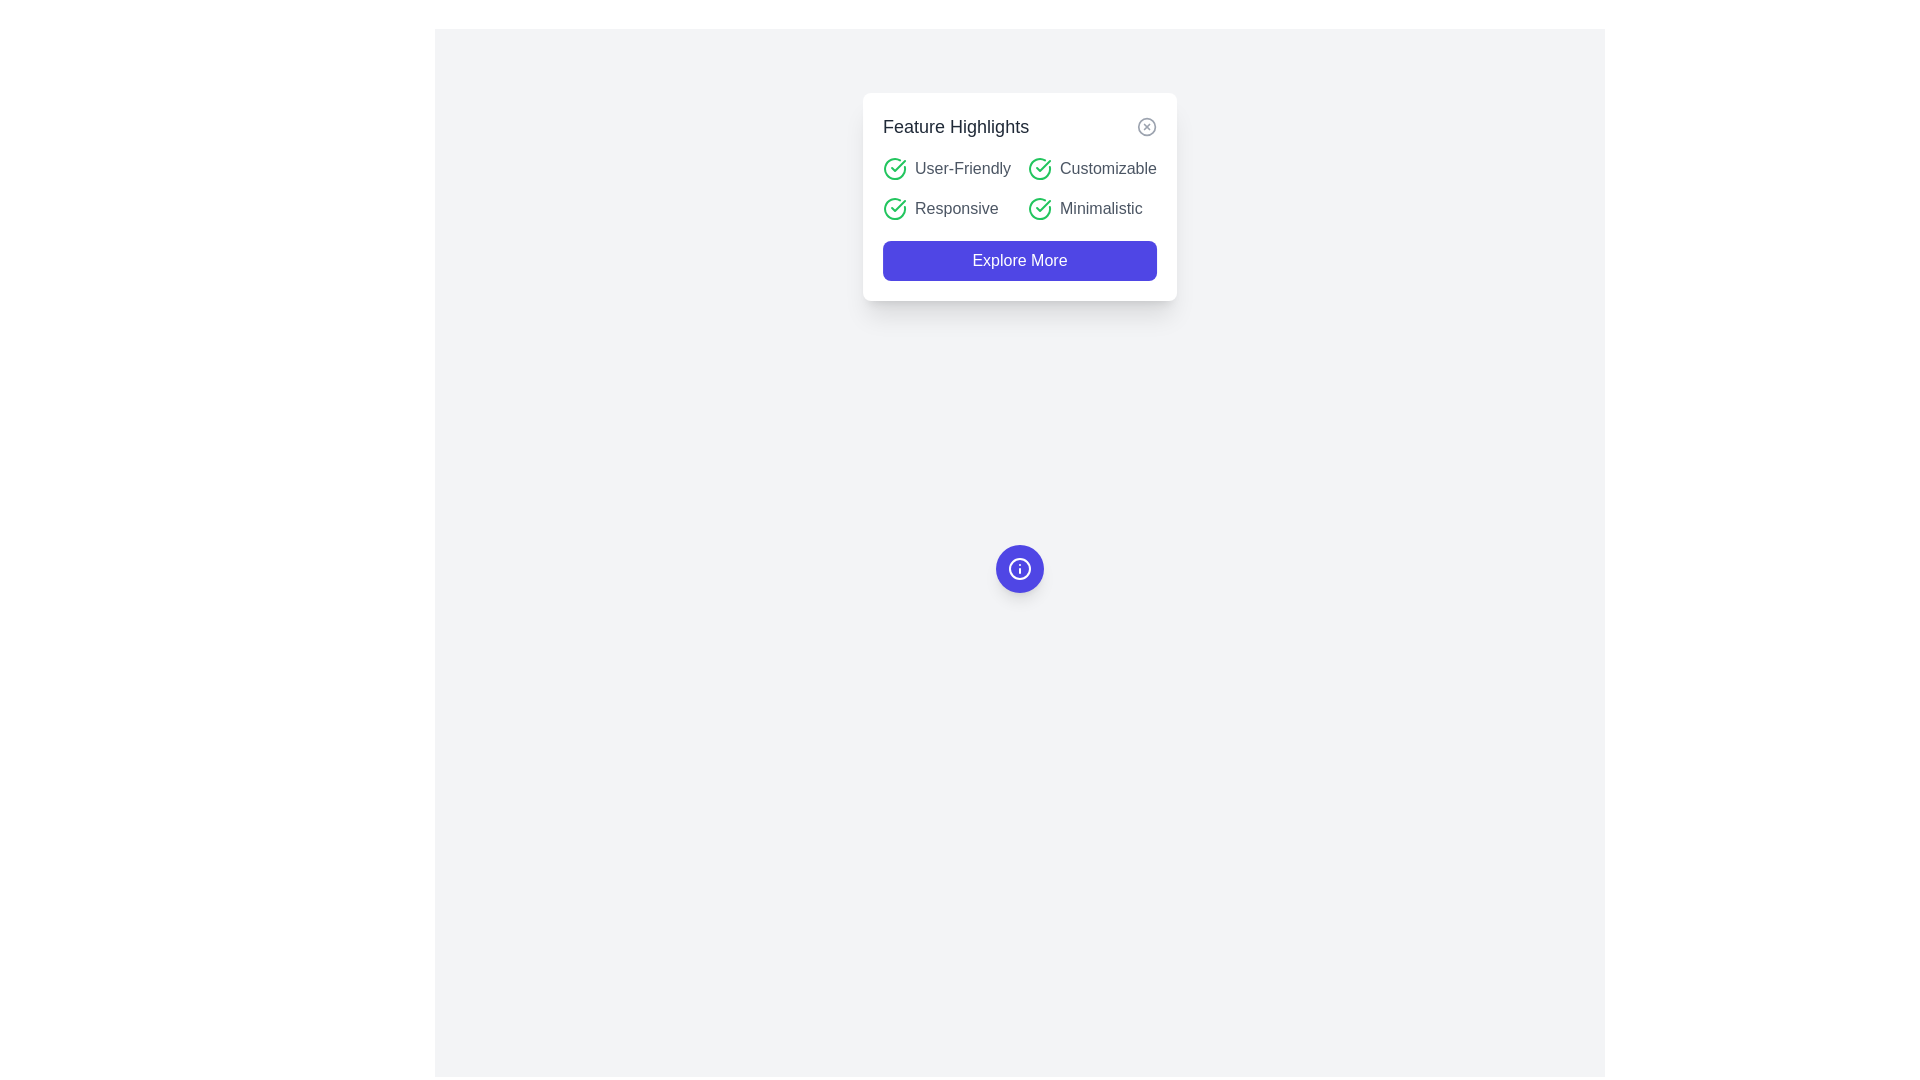 The height and width of the screenshot is (1080, 1920). Describe the element at coordinates (894, 208) in the screenshot. I see `the visual status indicated by the second icon in the 'Feature Highlights' card, which represents the availability of the 'Responsive' feature` at that location.